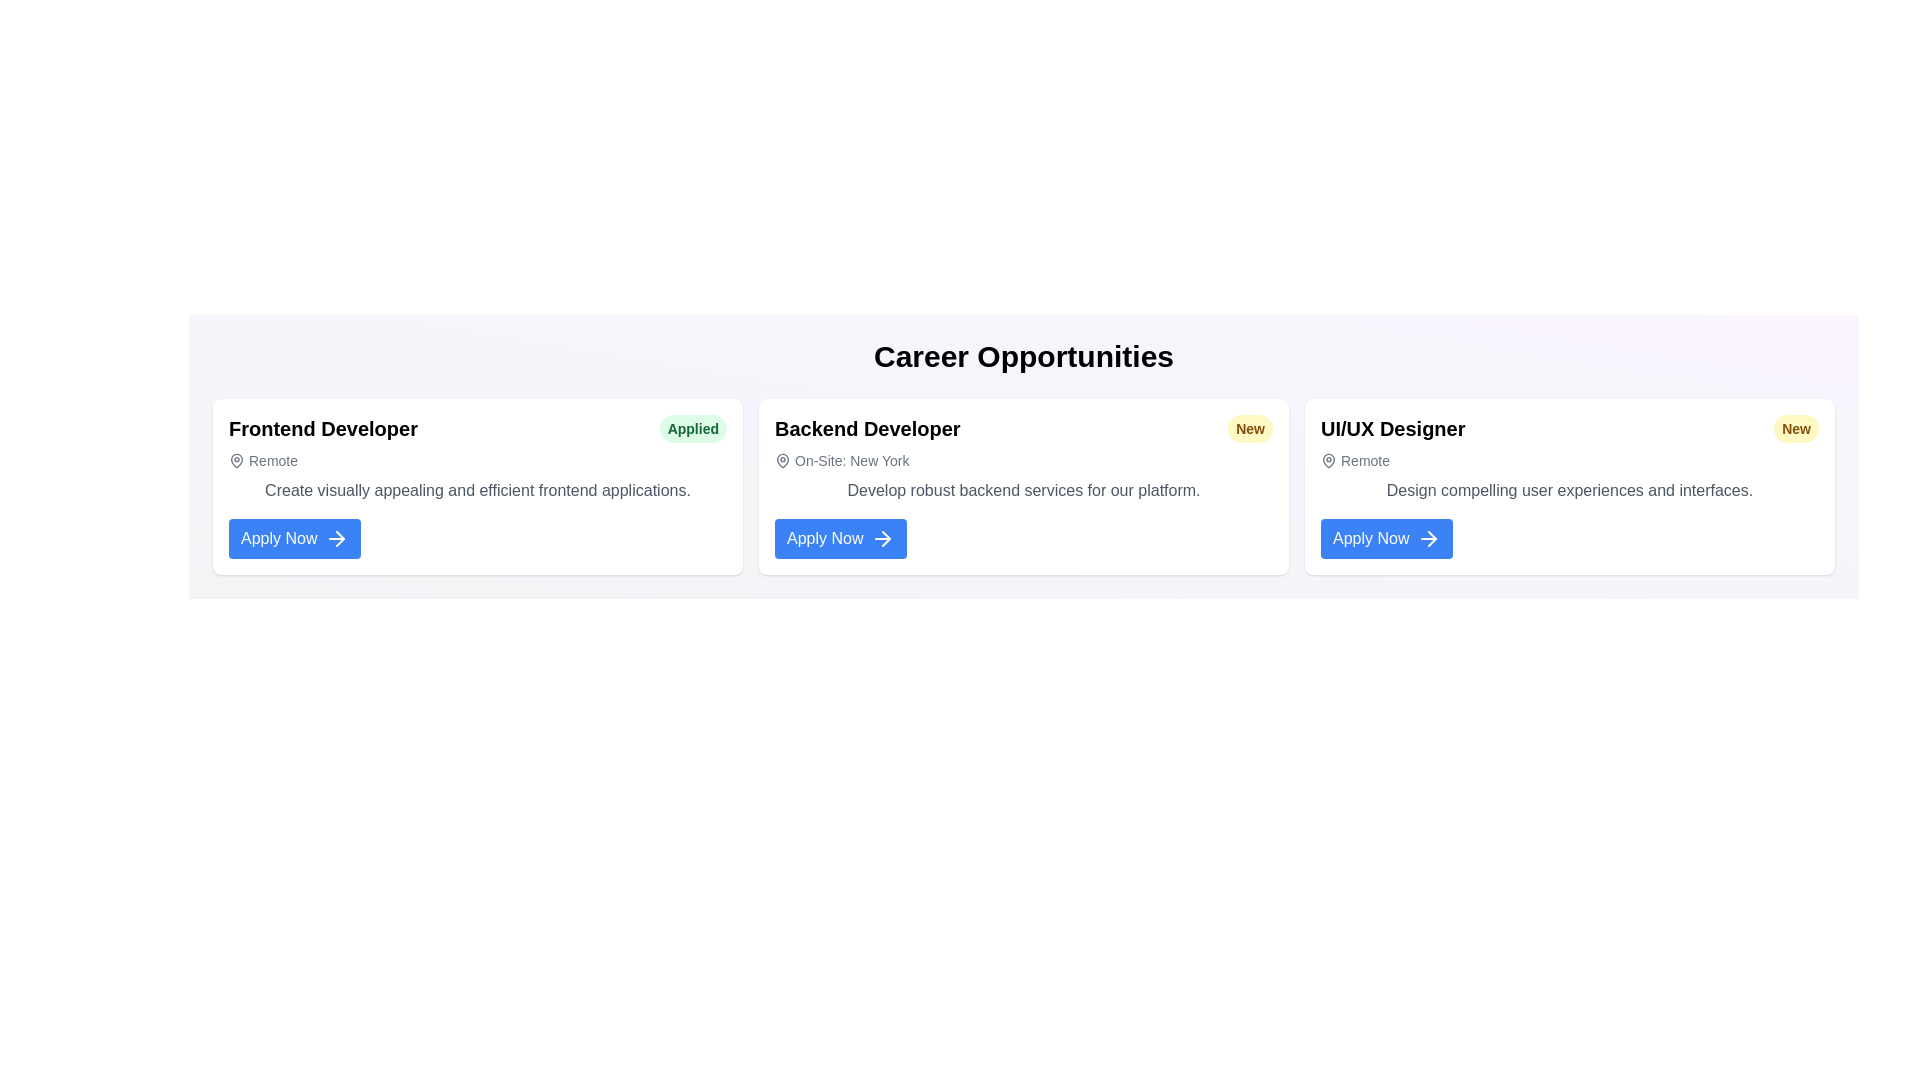  What do you see at coordinates (1023, 490) in the screenshot?
I see `the static text element containing the string 'Develop robust backend services for our platform.' which is styled in medium gray and positioned below the location information of the 'Backend Developer' job posting` at bounding box center [1023, 490].